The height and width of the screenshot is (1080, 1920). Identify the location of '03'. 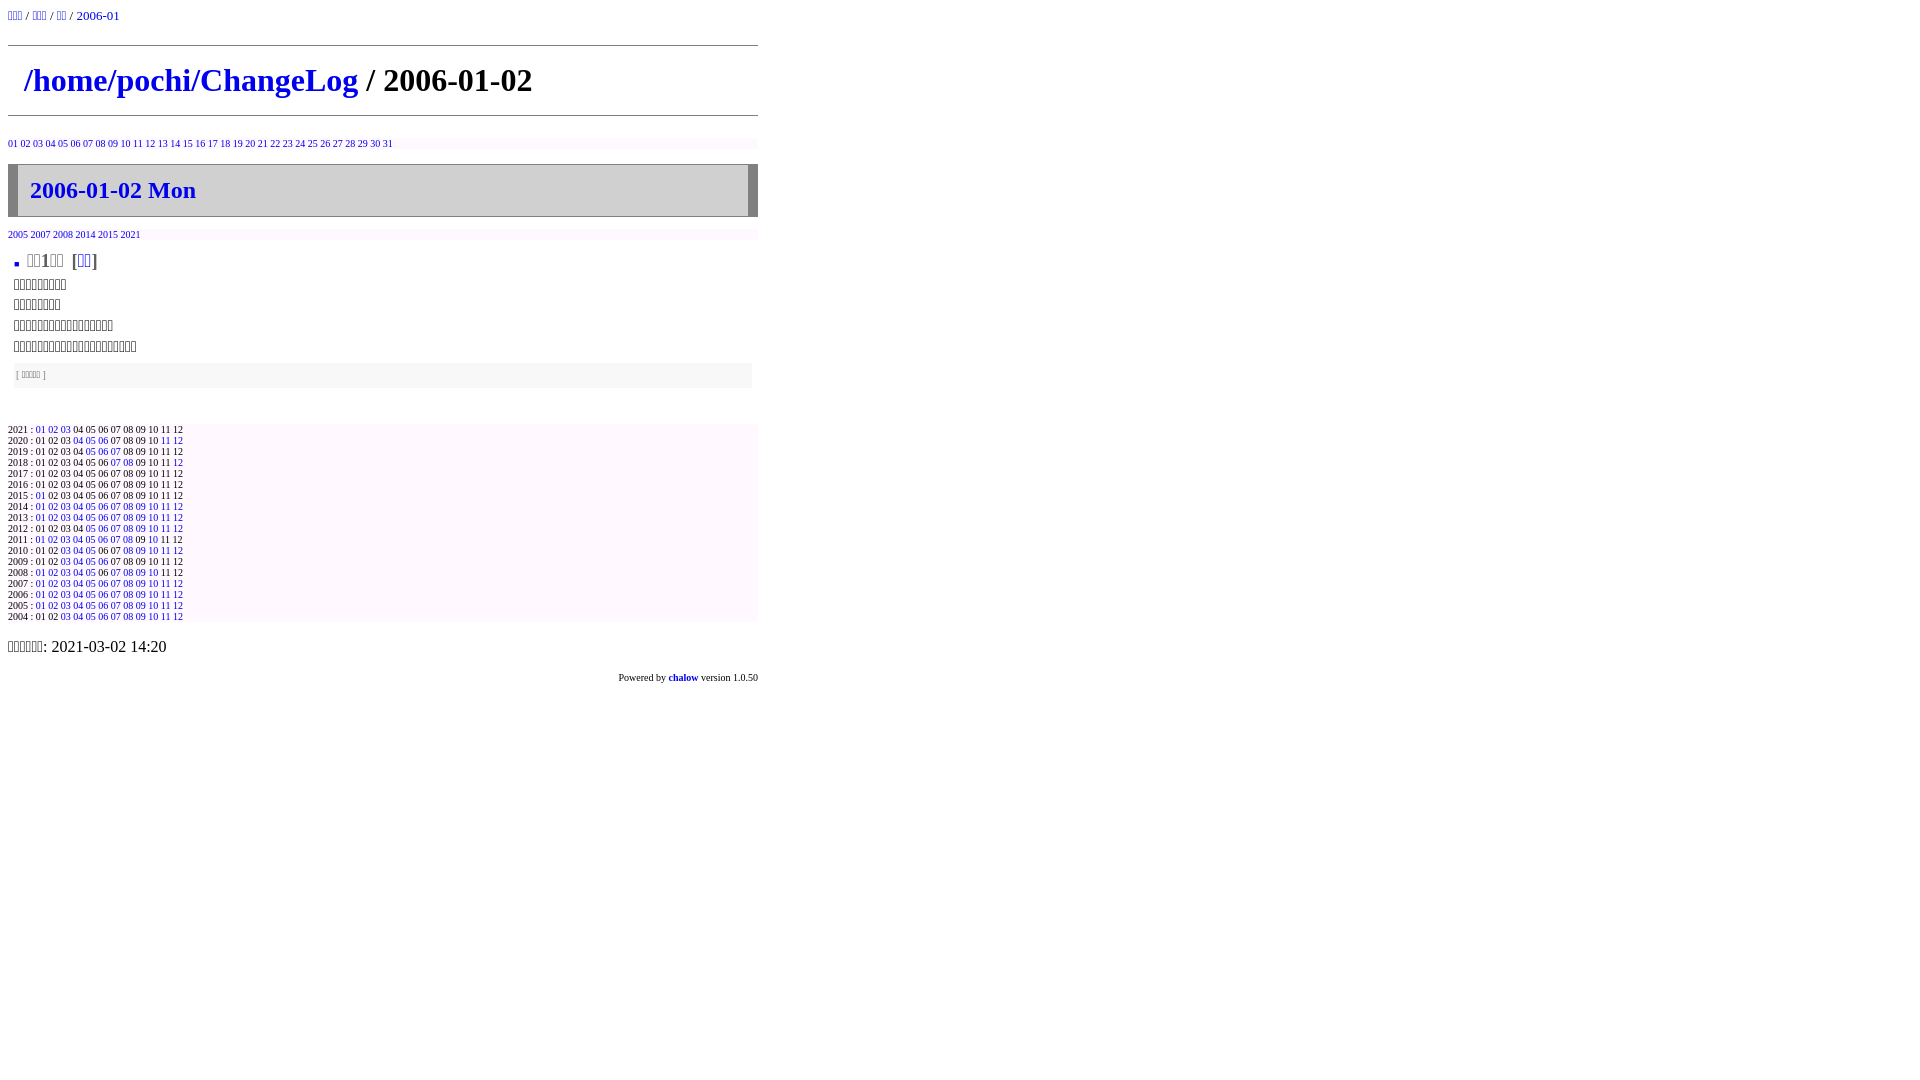
(61, 593).